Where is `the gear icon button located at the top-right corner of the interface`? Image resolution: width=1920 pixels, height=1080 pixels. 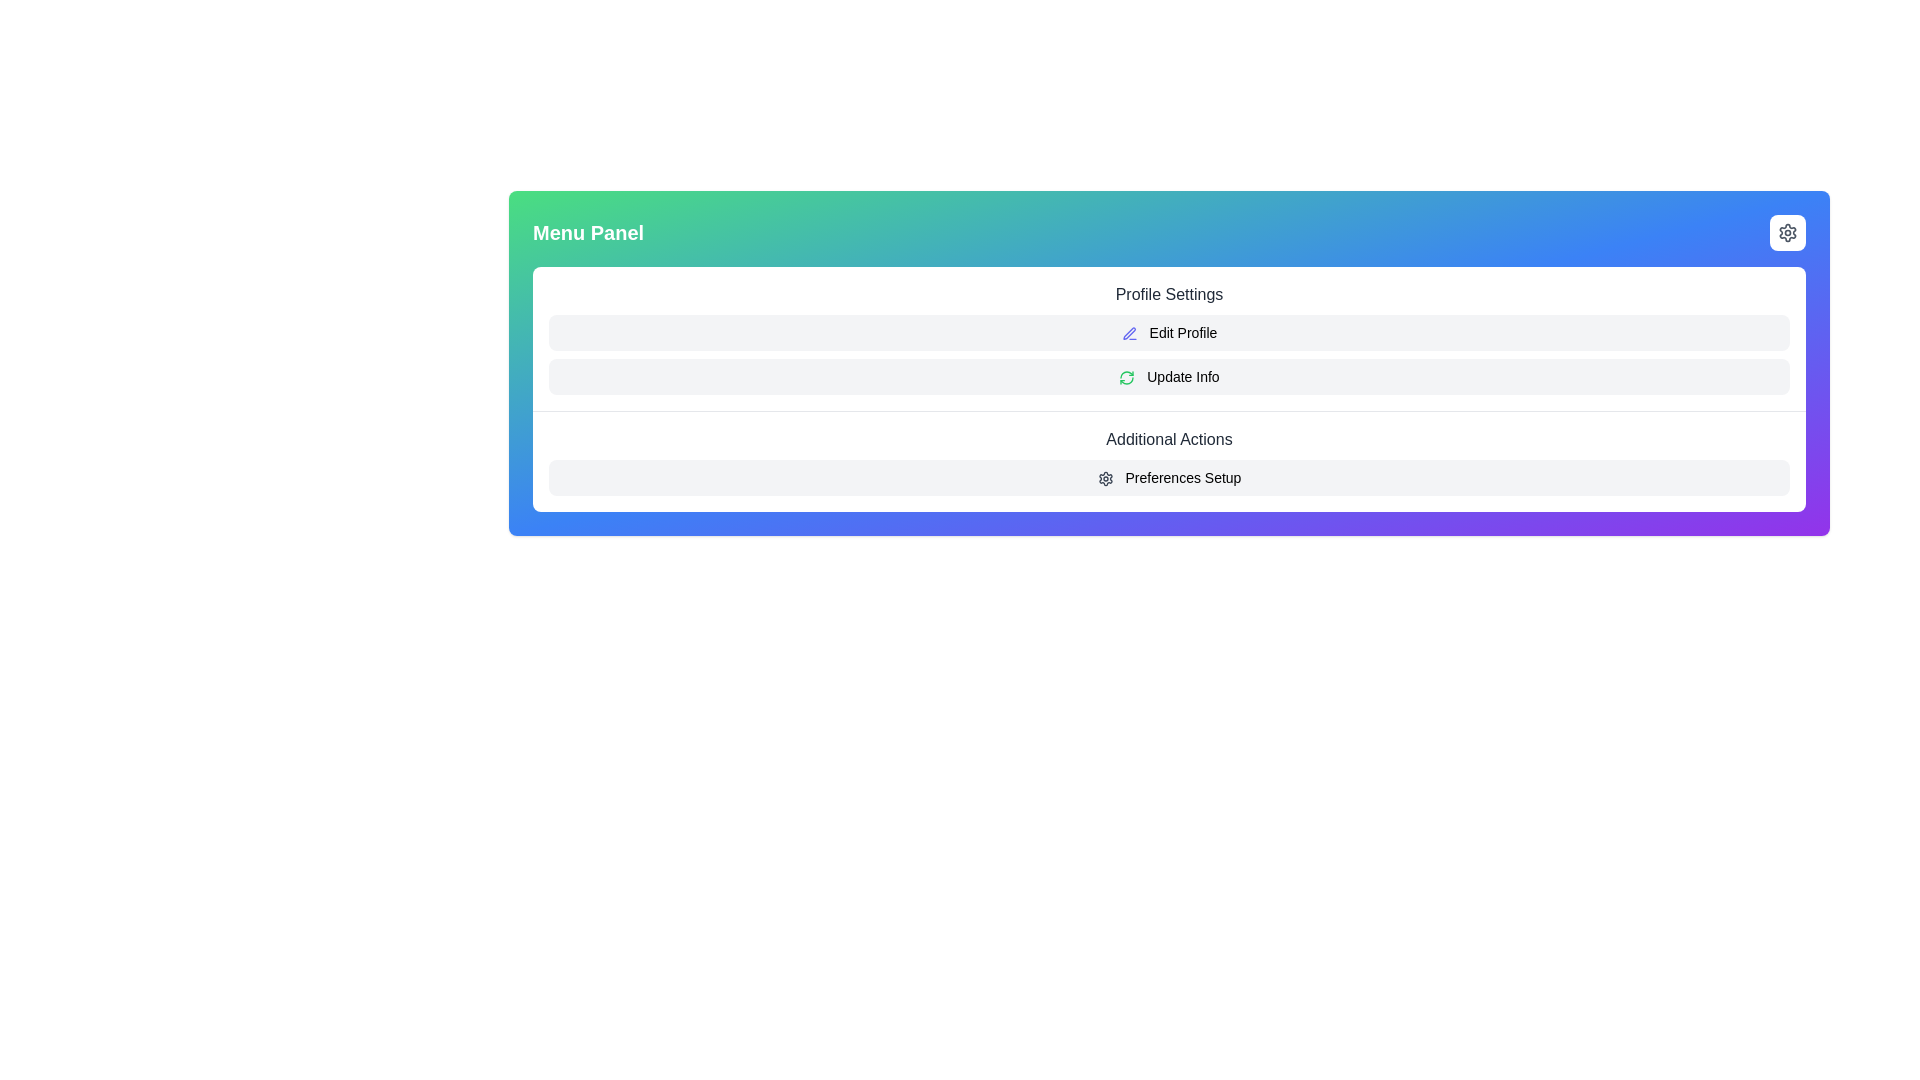 the gear icon button located at the top-right corner of the interface is located at coordinates (1788, 231).